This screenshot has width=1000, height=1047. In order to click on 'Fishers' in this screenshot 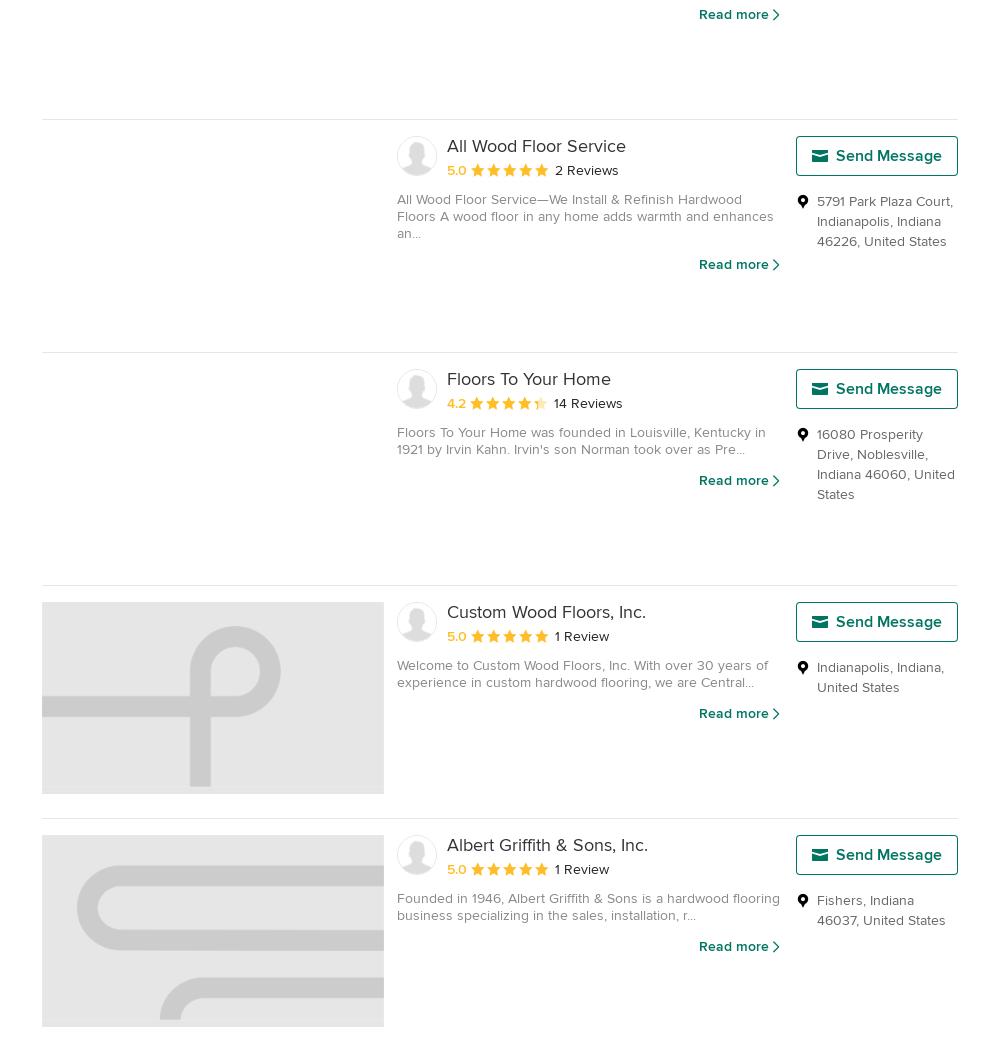, I will do `click(839, 898)`.